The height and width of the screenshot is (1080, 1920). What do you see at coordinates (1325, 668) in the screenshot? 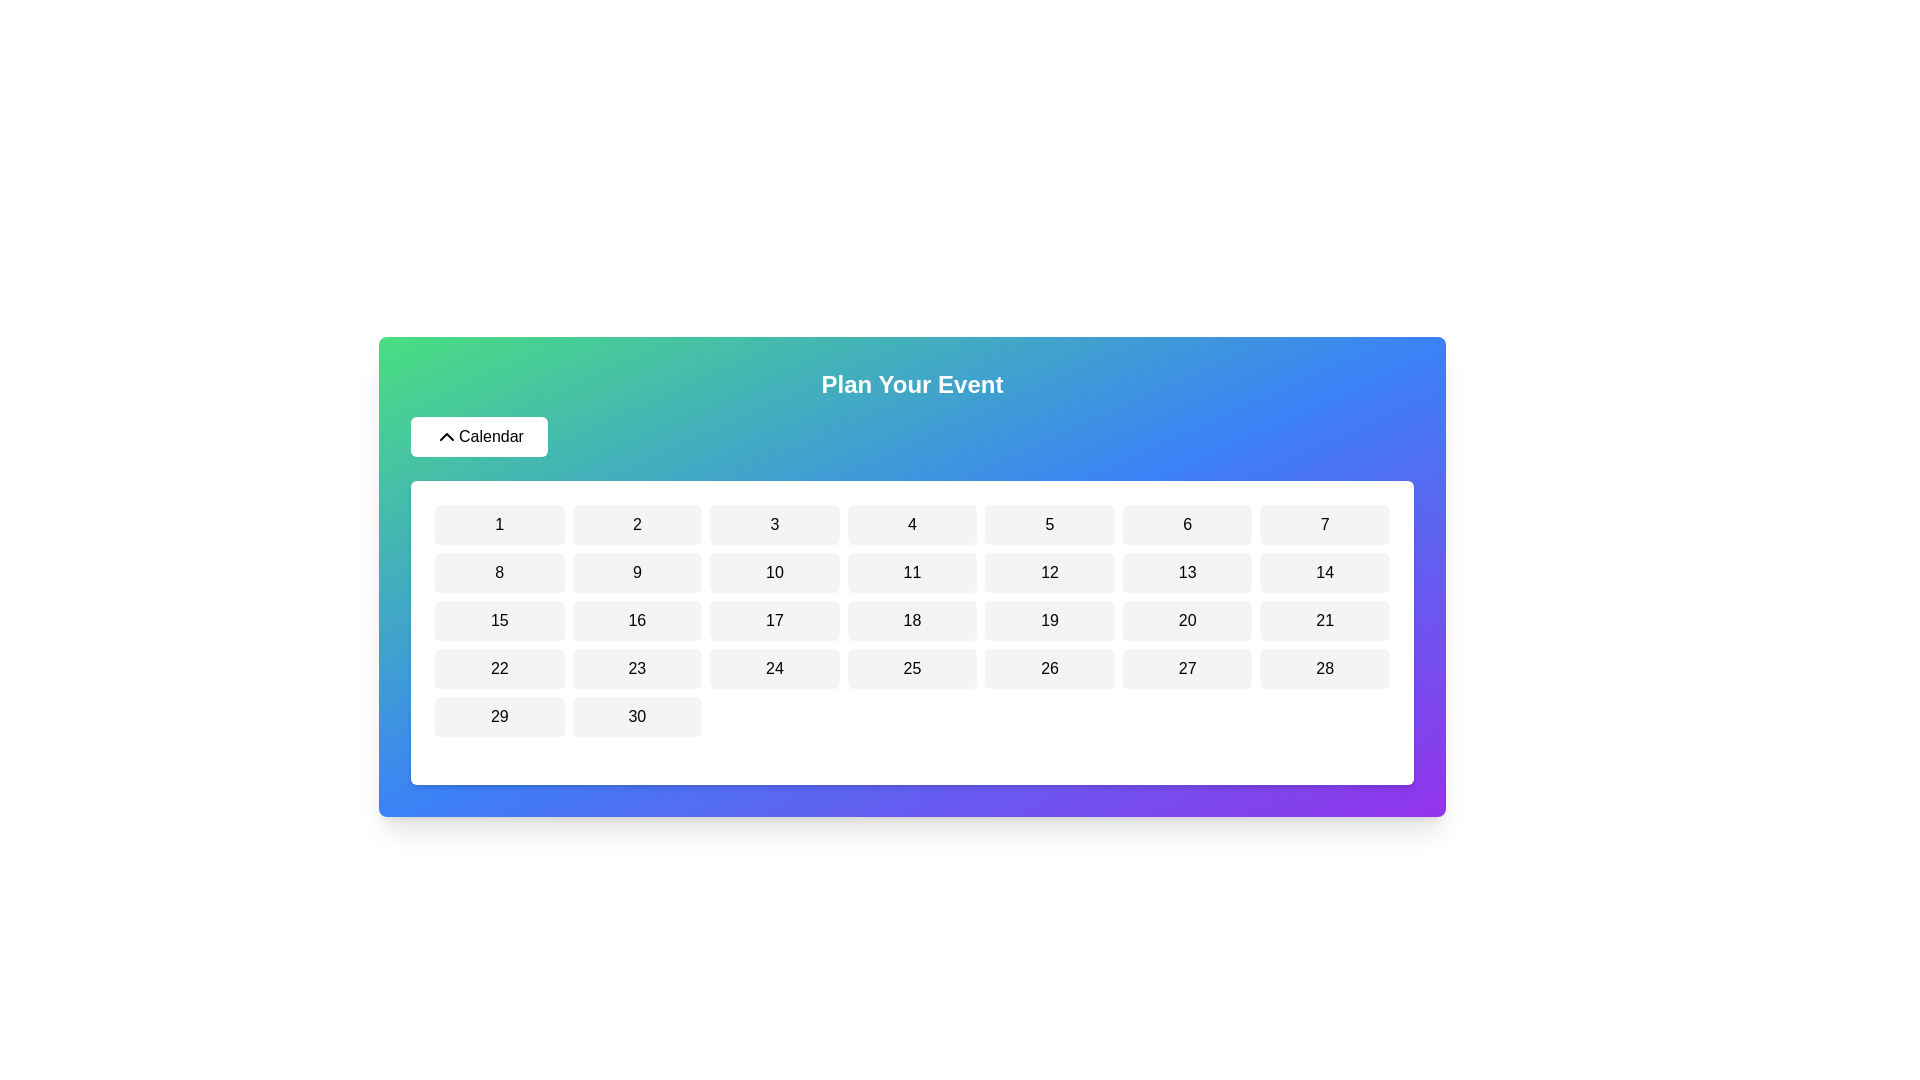
I see `the button corresponding to the number '28' located in the seventh column of the fifth row within the calendar layout` at bounding box center [1325, 668].